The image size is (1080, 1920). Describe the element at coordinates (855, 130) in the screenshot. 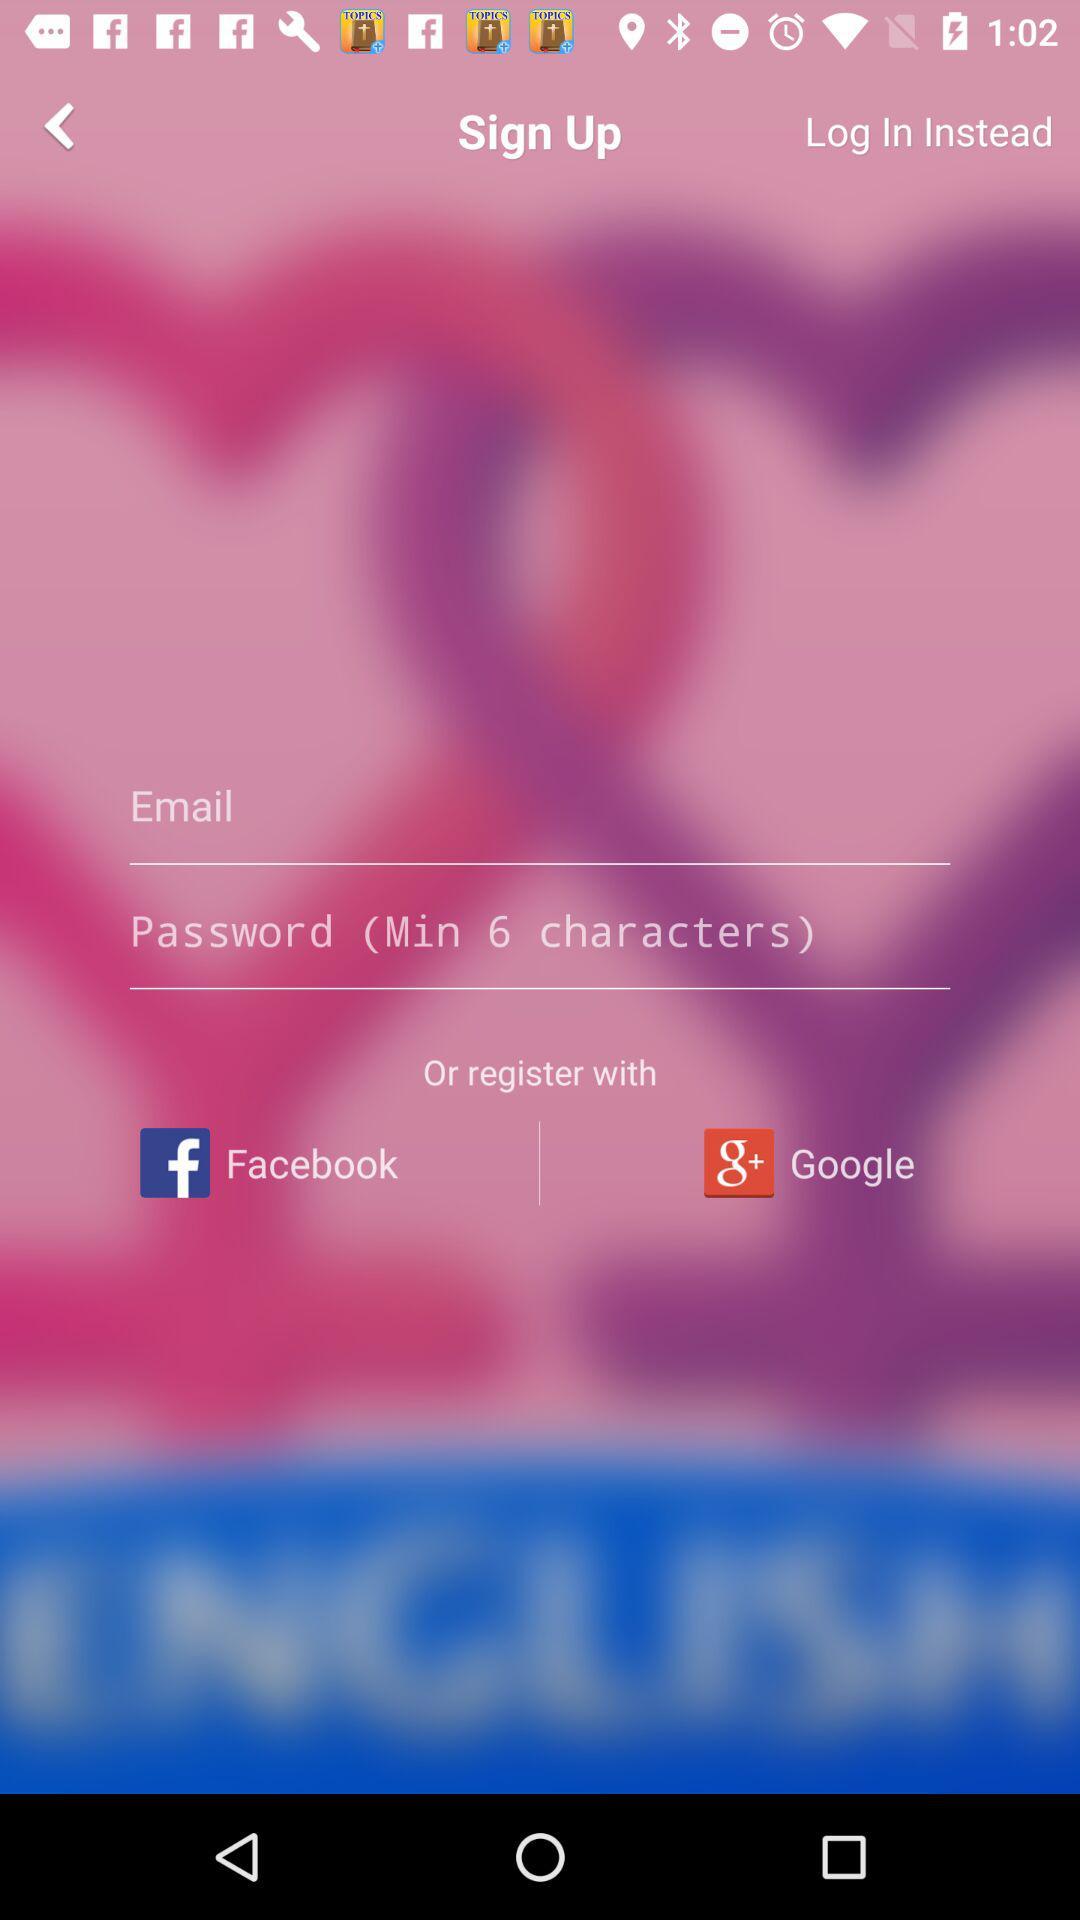

I see `the item next to the sign up item` at that location.